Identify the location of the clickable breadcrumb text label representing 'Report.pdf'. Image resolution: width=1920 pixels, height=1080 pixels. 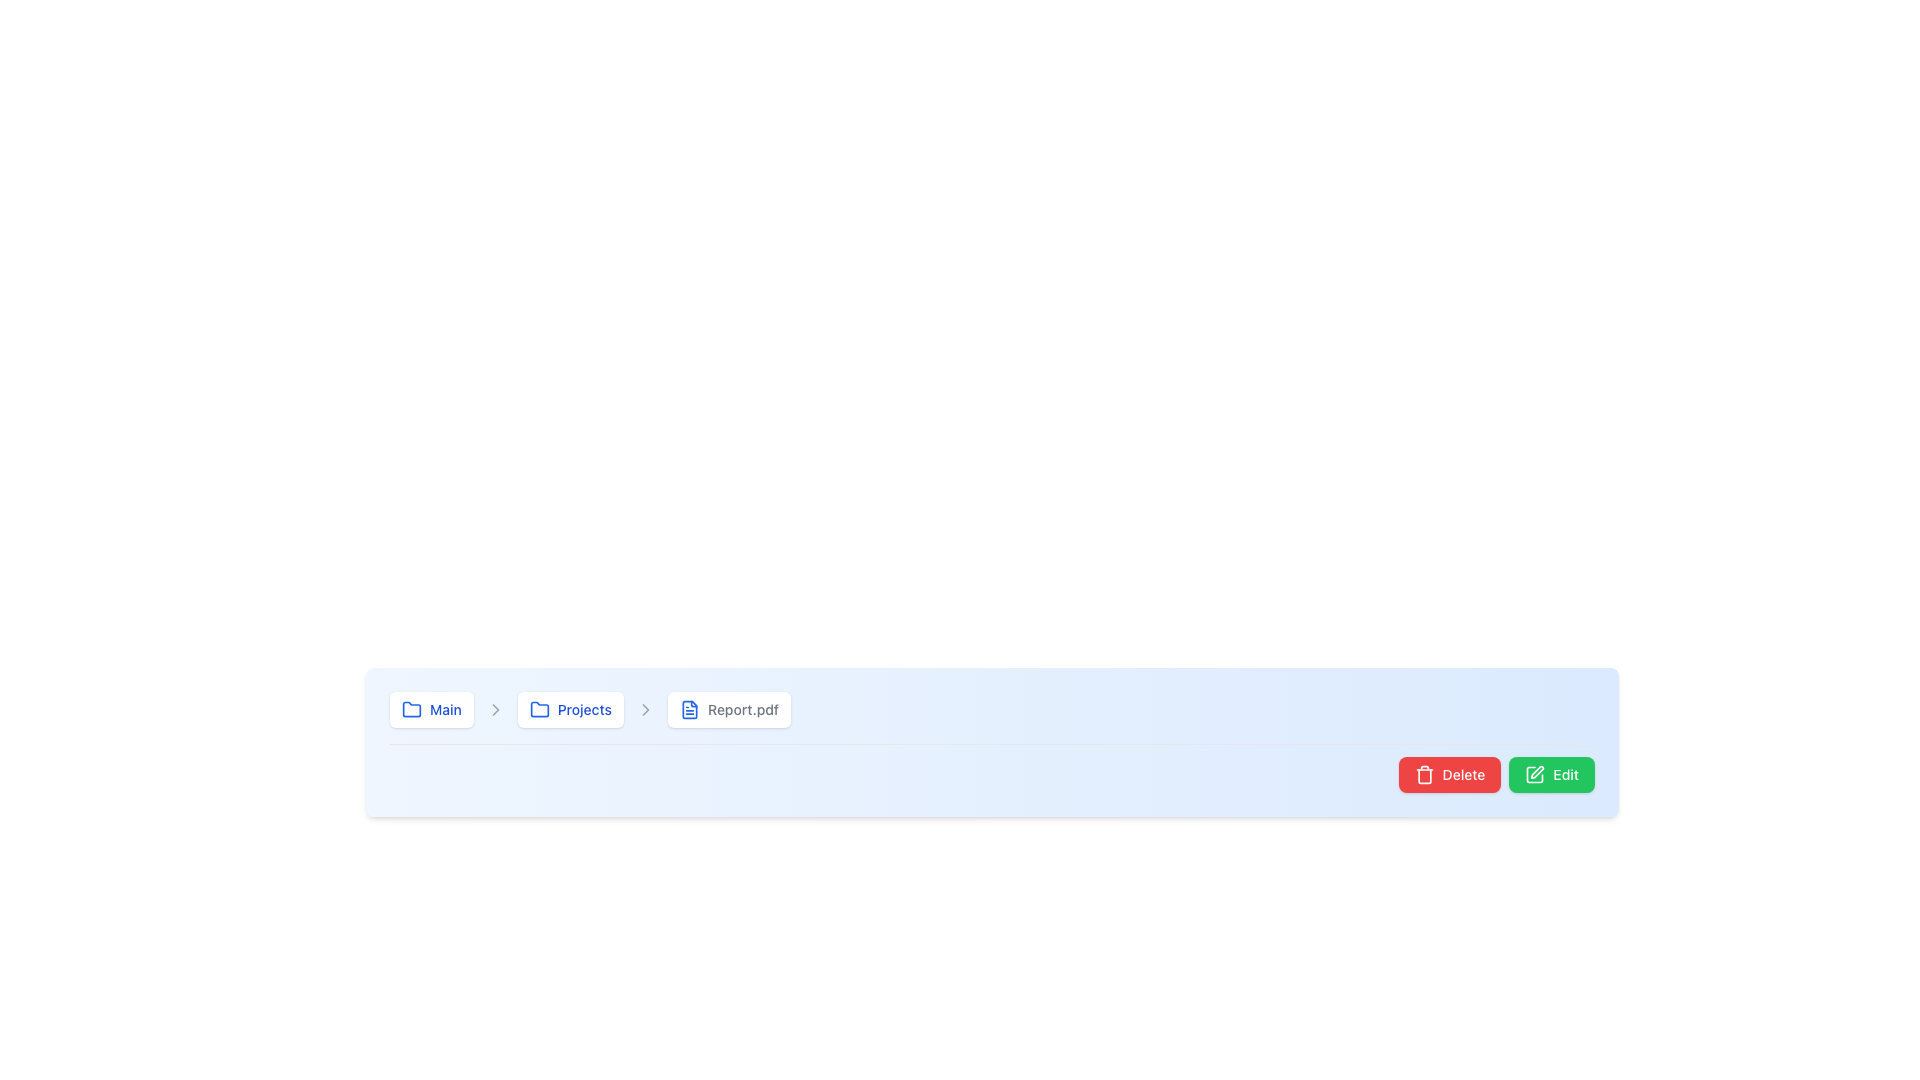
(742, 708).